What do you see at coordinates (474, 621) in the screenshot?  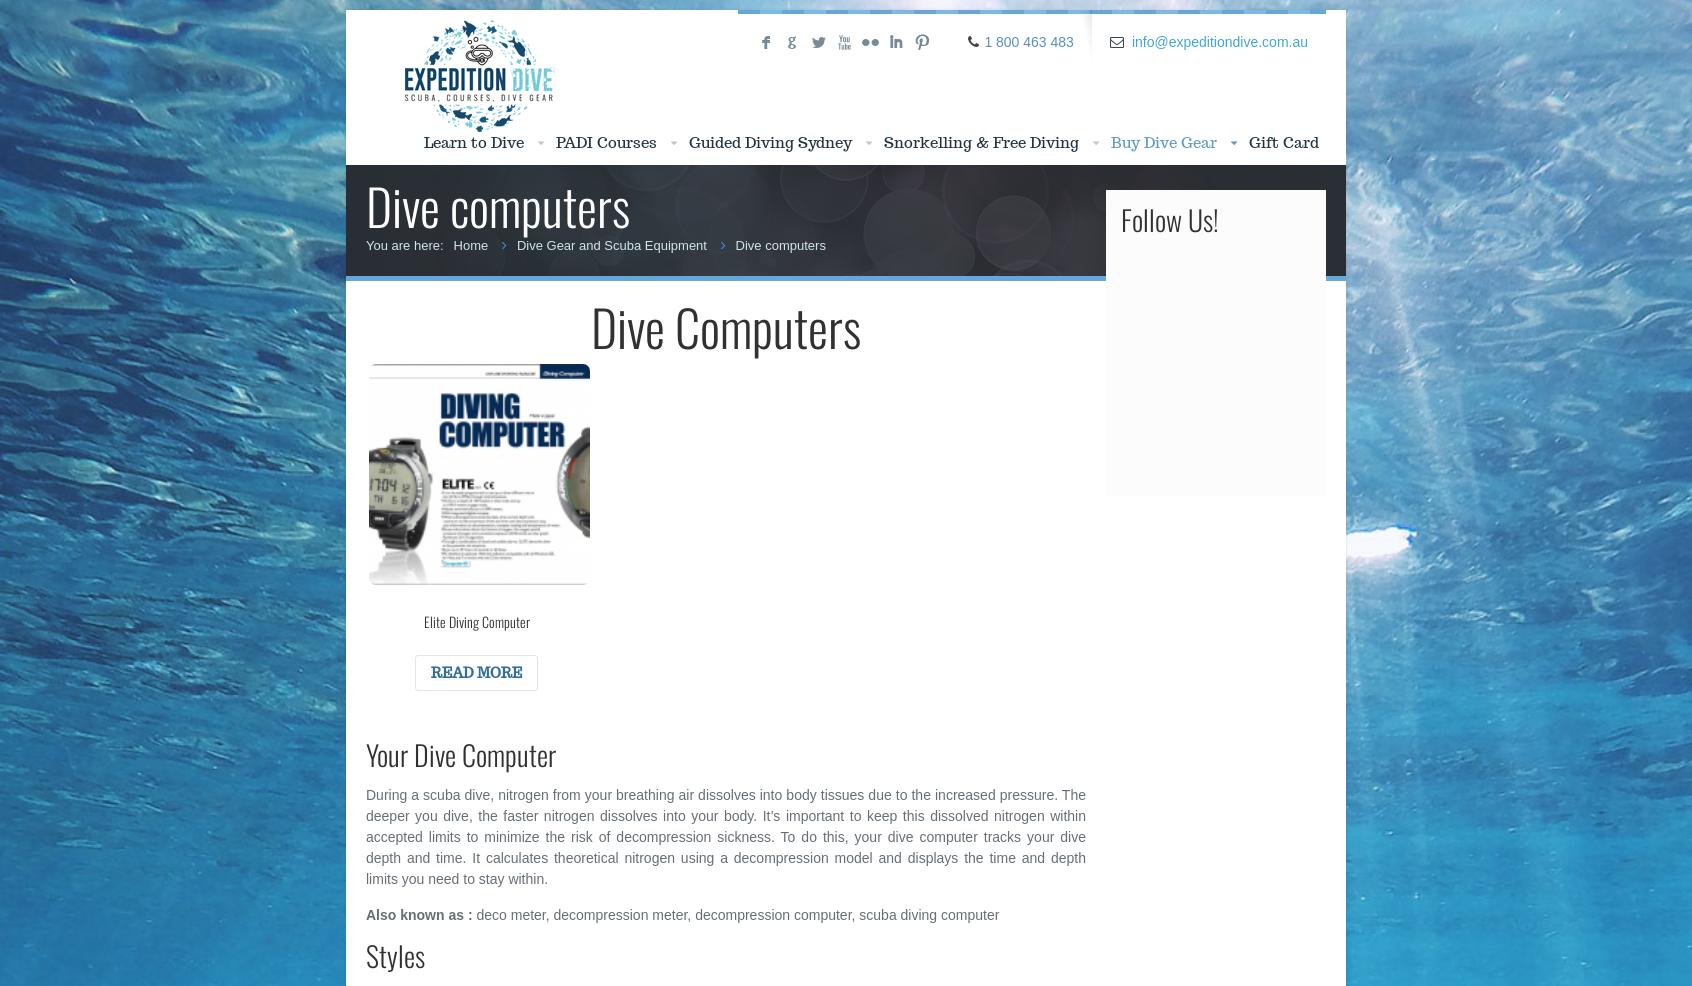 I see `'Elite Diving Computer'` at bounding box center [474, 621].